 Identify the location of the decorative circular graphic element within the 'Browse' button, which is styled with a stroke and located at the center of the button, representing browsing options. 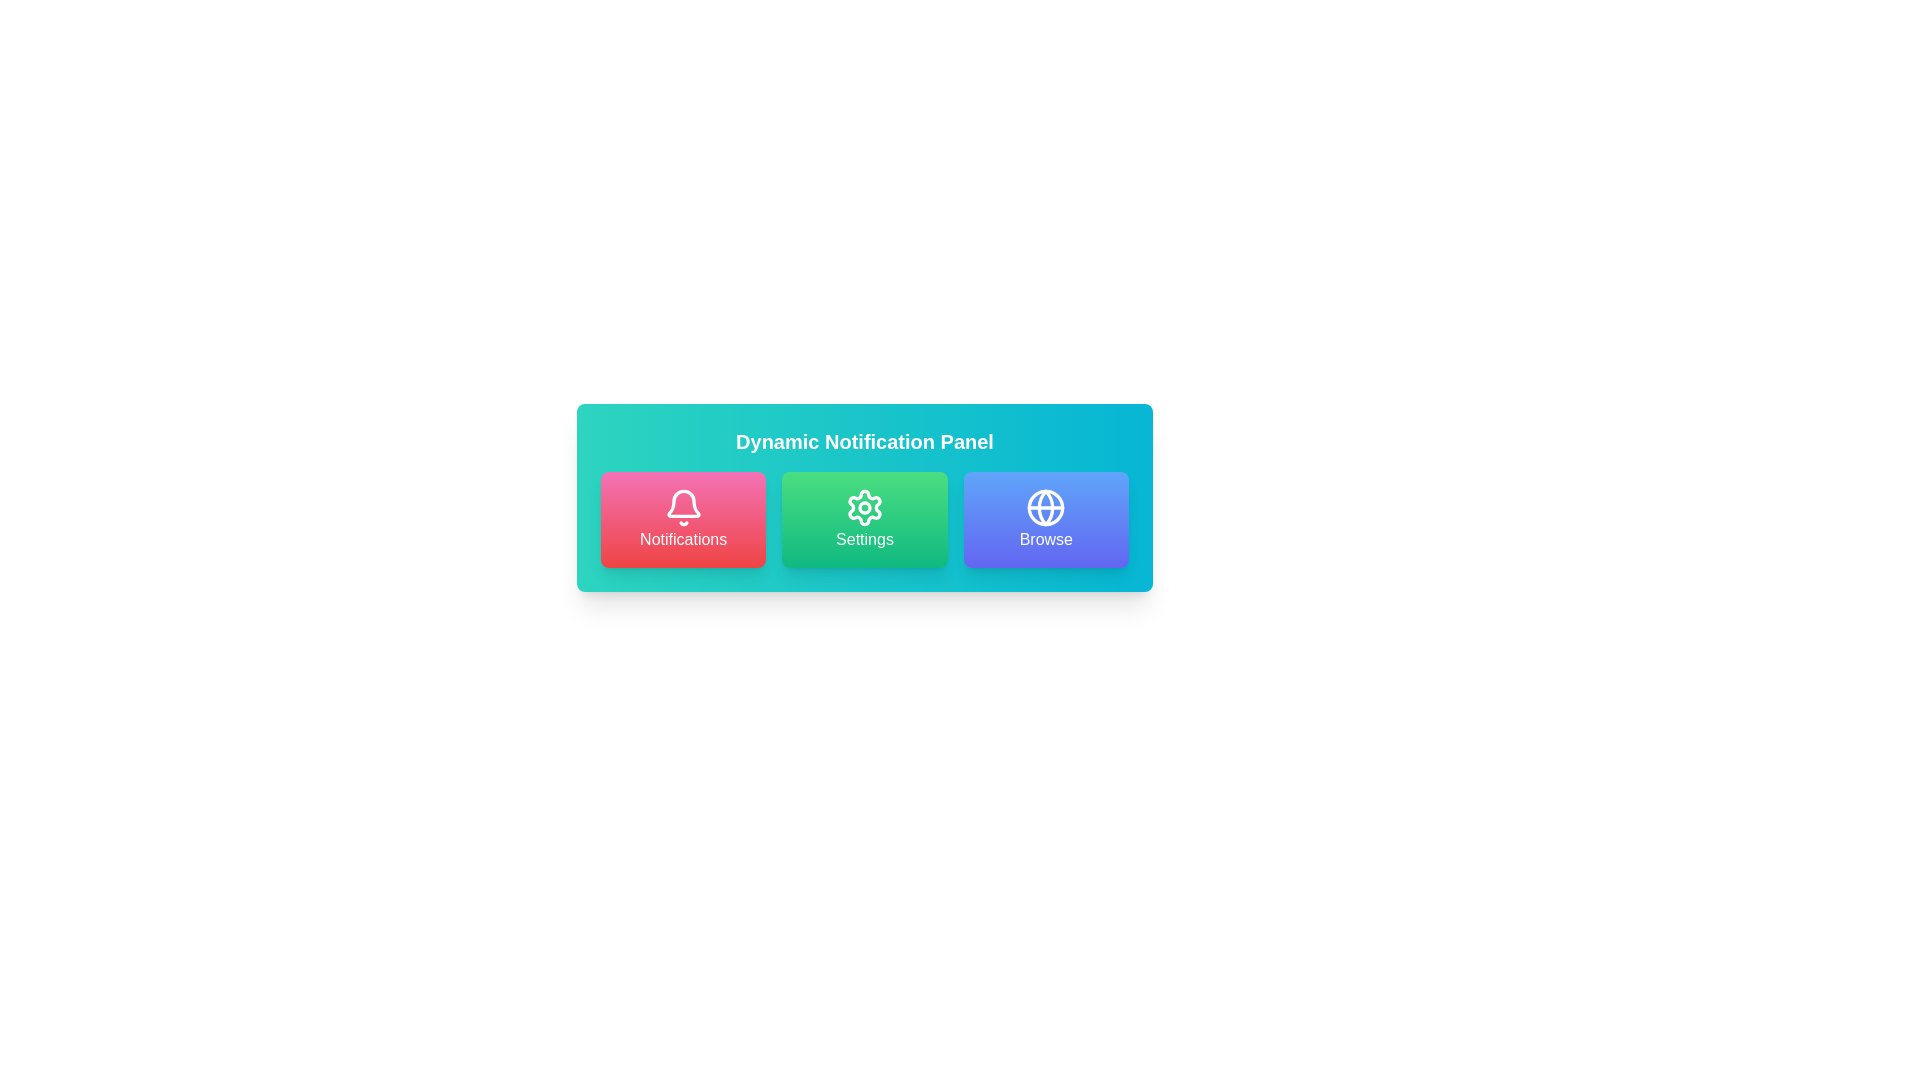
(1045, 507).